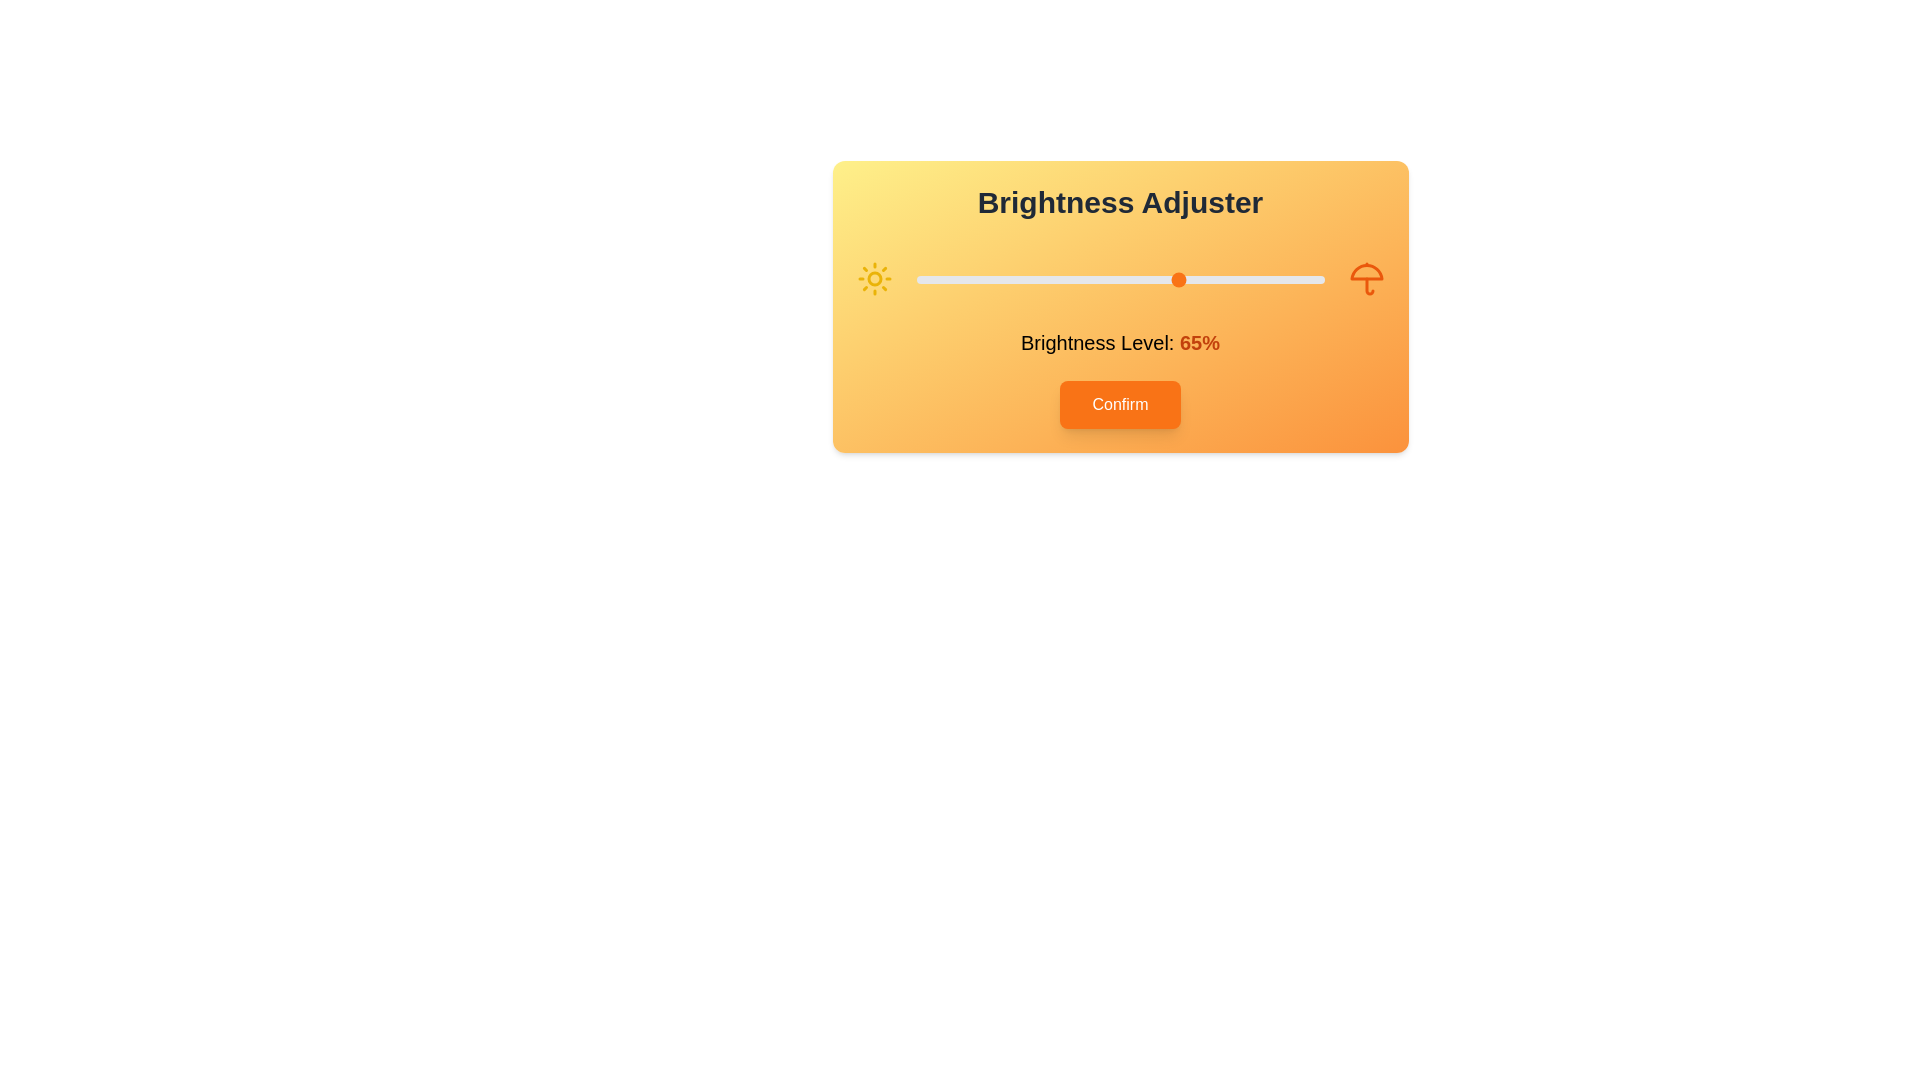  I want to click on the Umbrella icon near the slider, so click(1365, 278).